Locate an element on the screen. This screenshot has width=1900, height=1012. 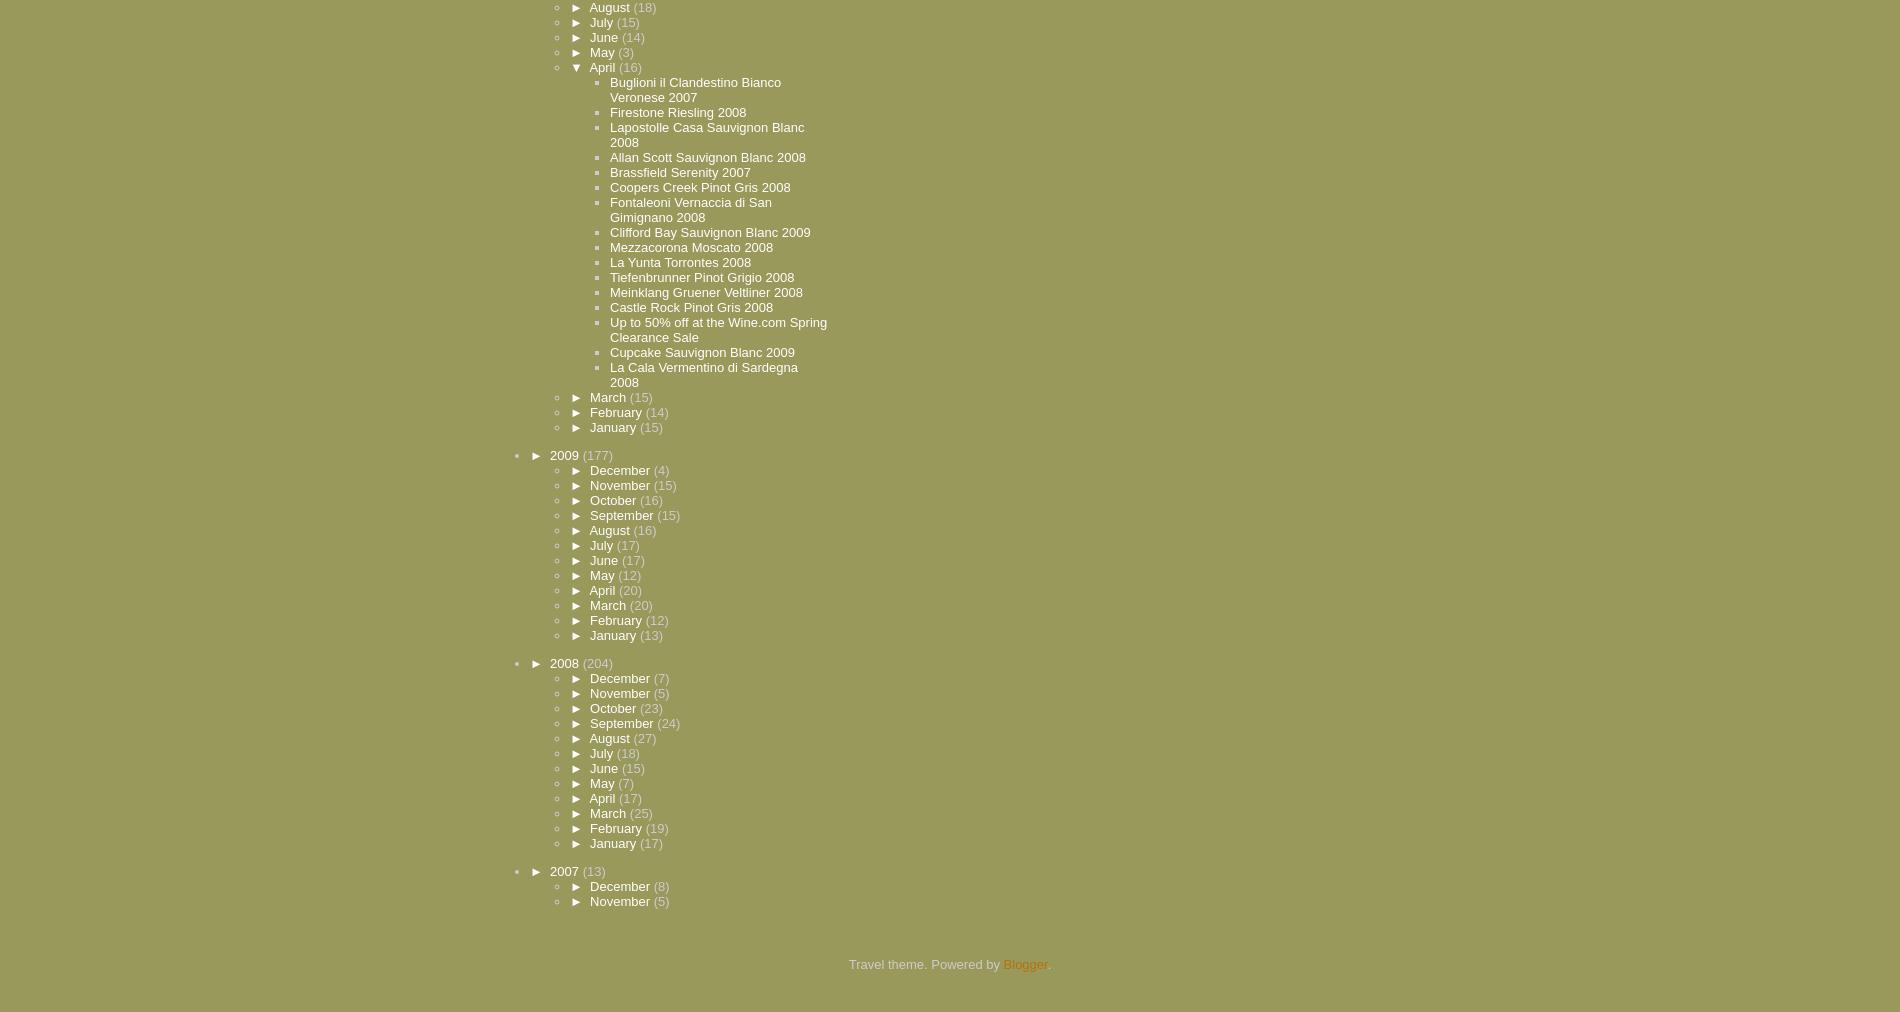
'(3)' is located at coordinates (626, 50).